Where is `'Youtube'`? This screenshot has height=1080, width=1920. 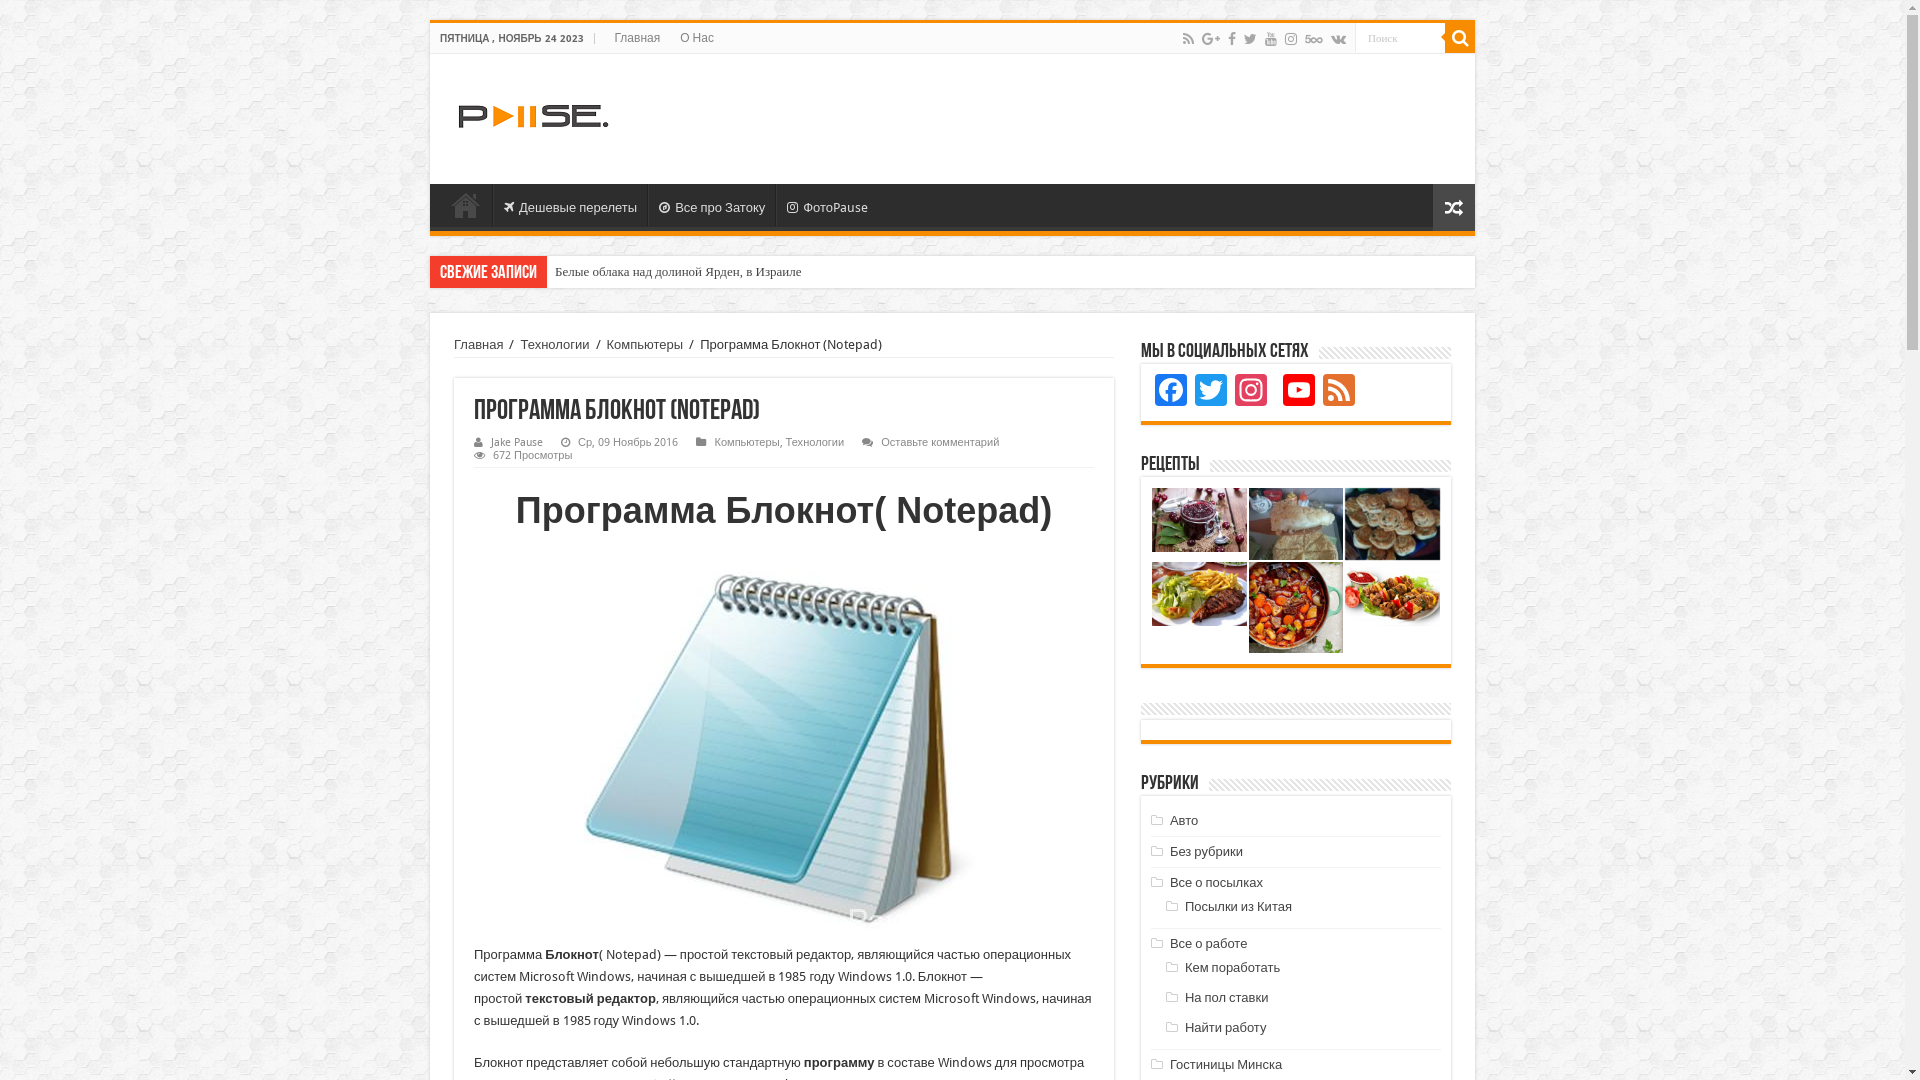 'Youtube' is located at coordinates (1270, 38).